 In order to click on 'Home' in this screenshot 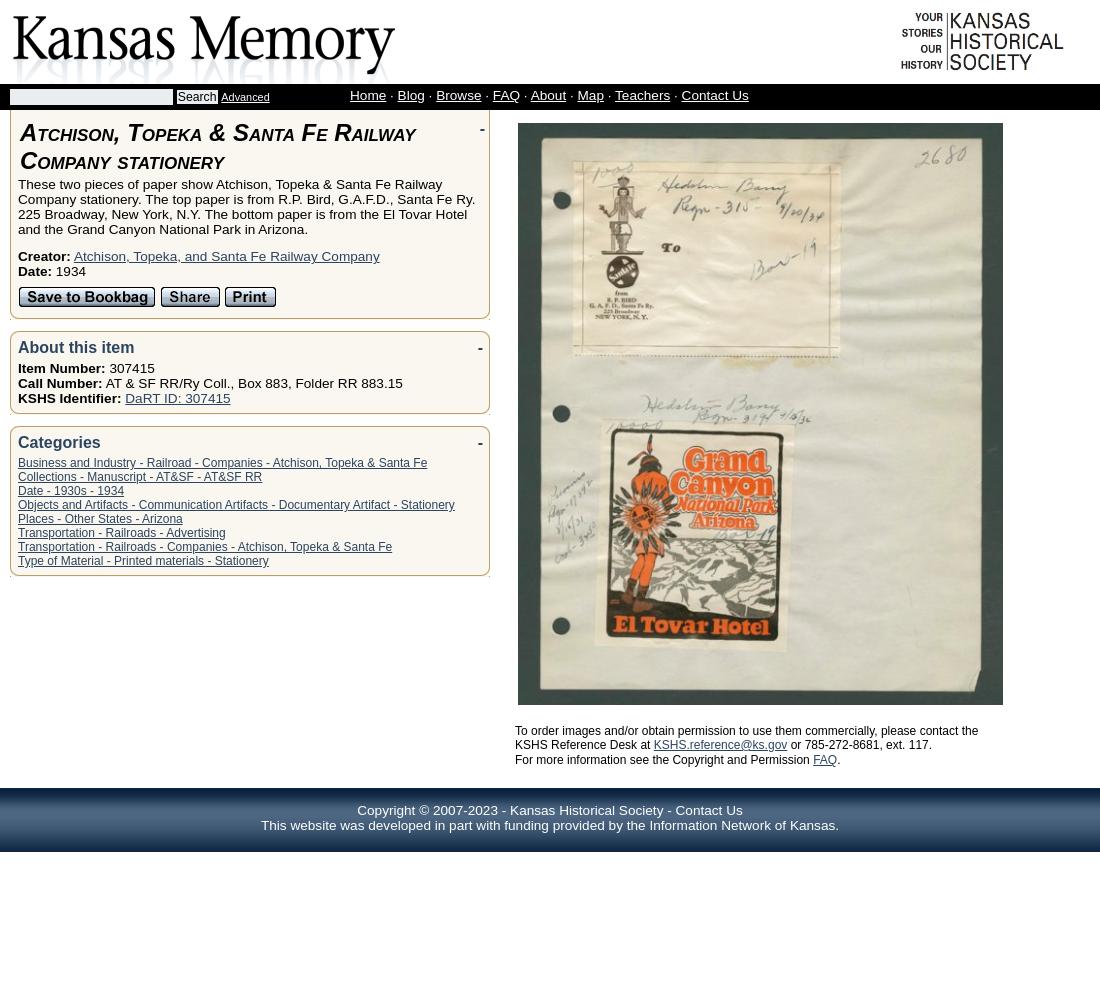, I will do `click(367, 94)`.